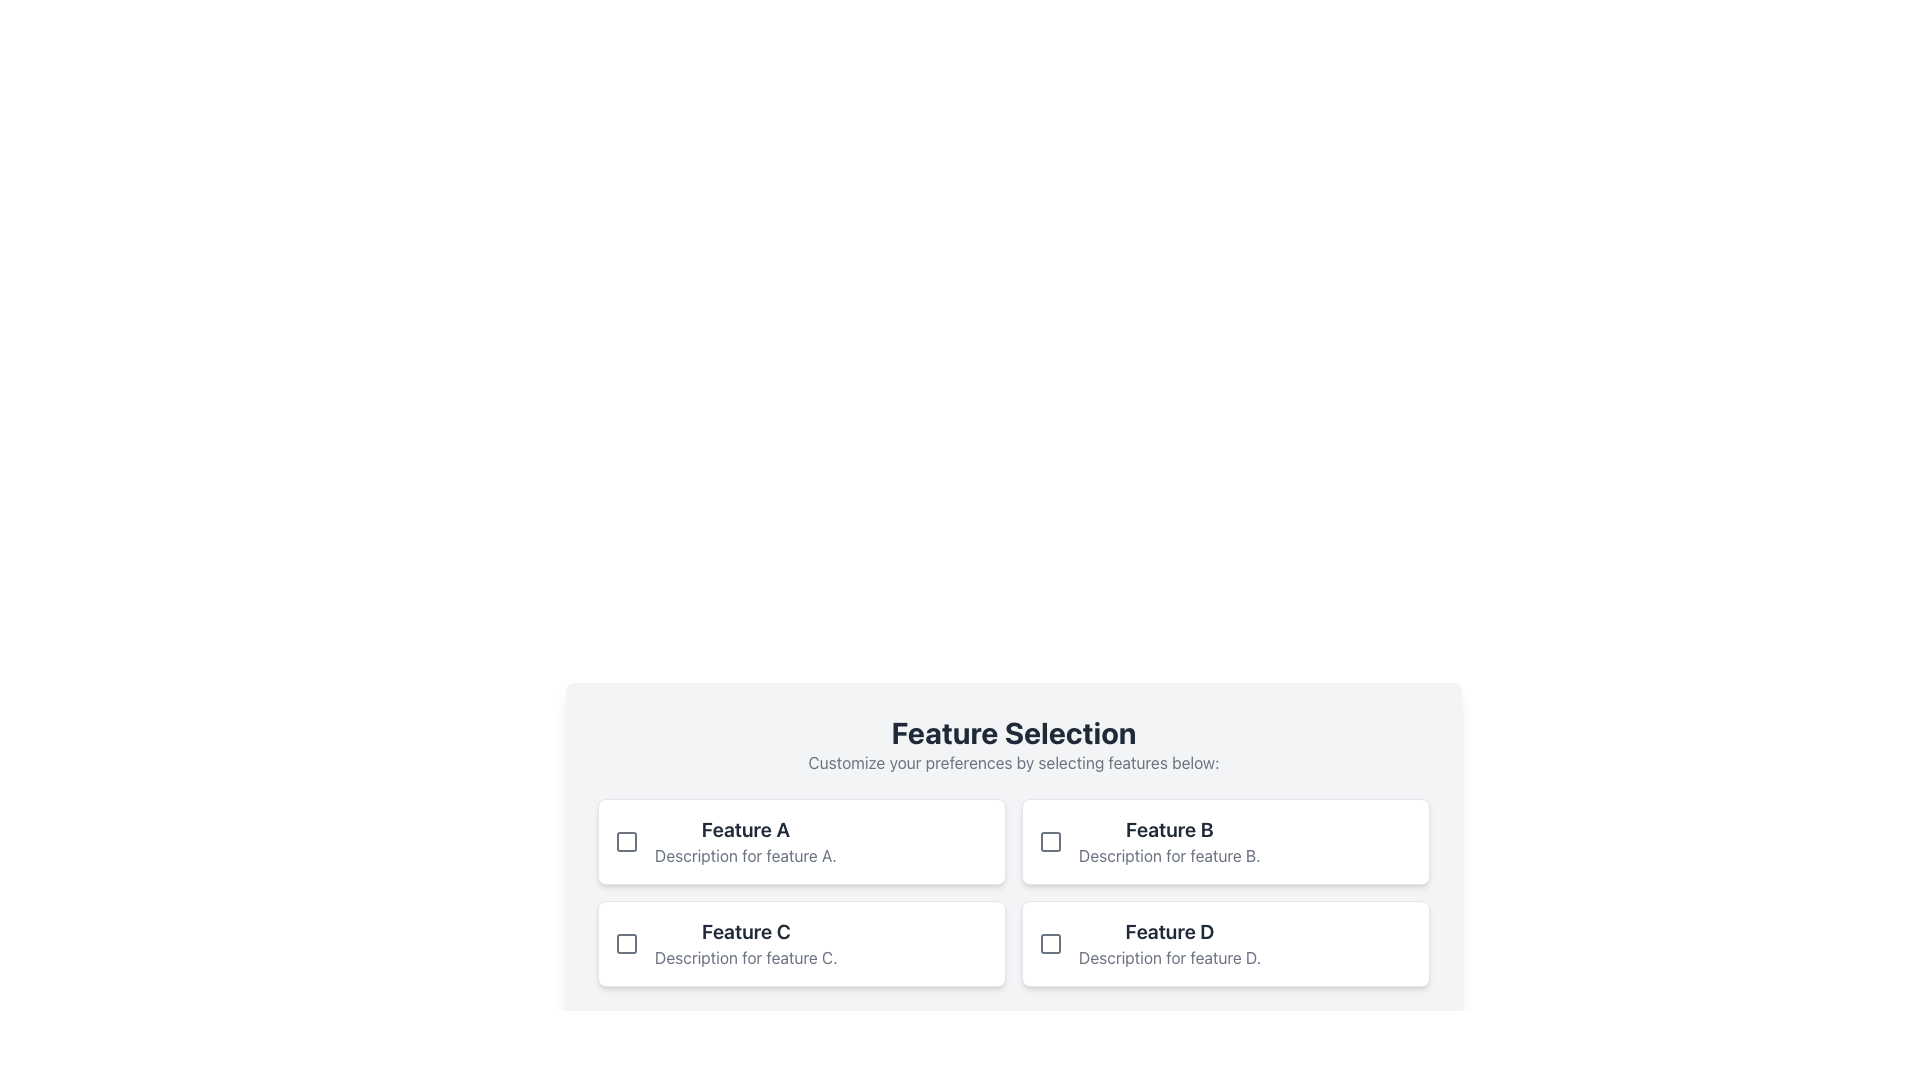  I want to click on the checkbox indicator for 'Feature B', so click(1050, 841).